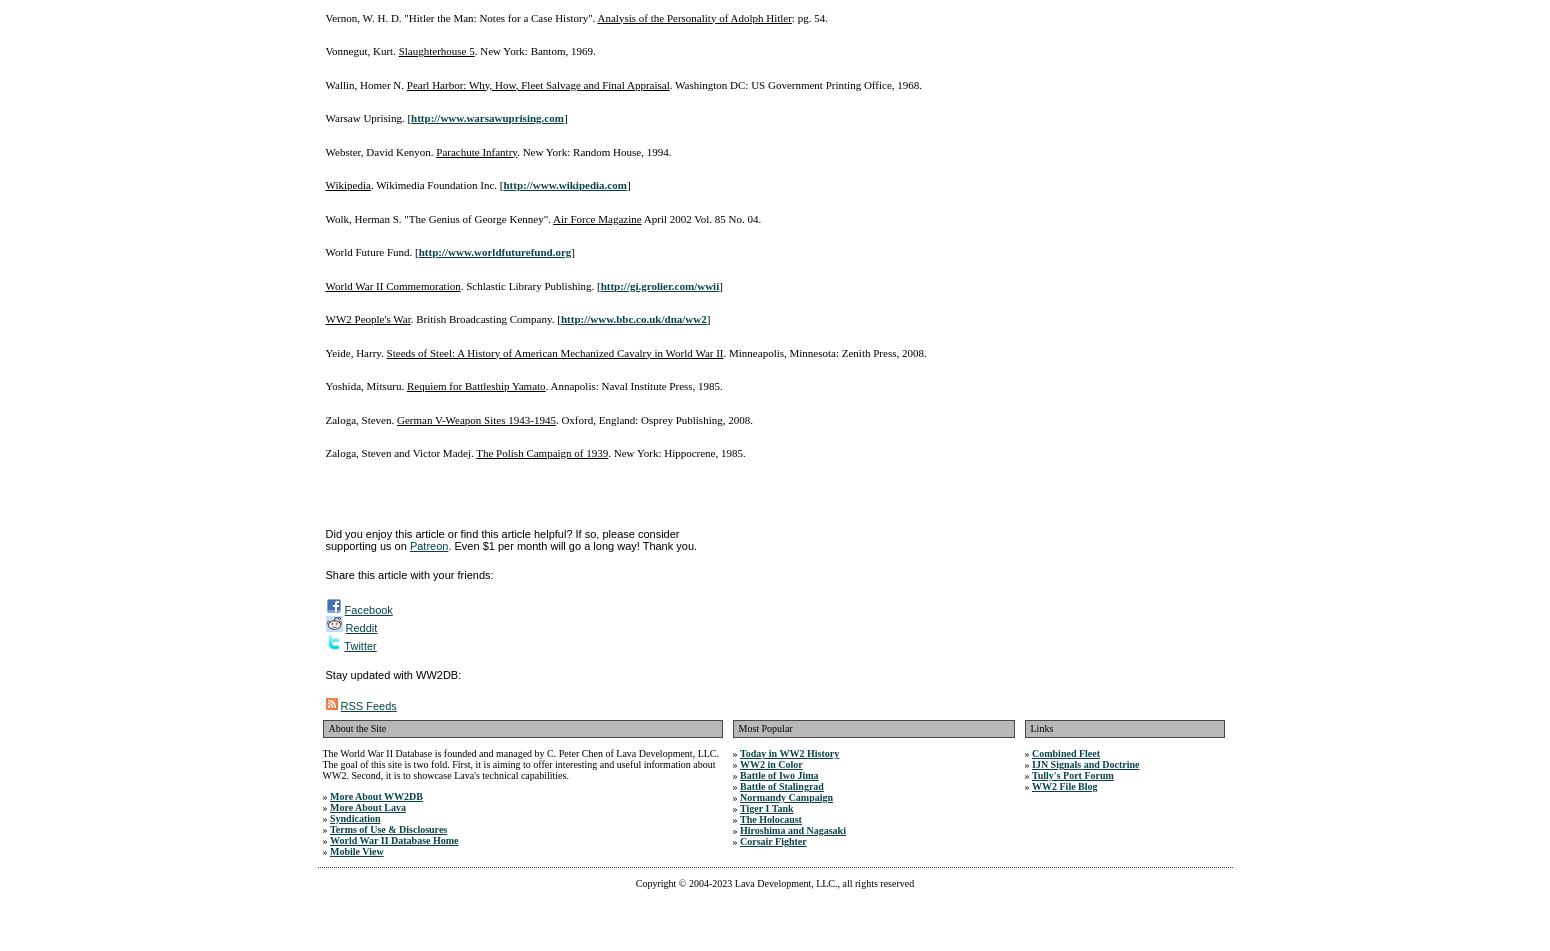  I want to click on 'Combined Fleet', so click(1065, 752).